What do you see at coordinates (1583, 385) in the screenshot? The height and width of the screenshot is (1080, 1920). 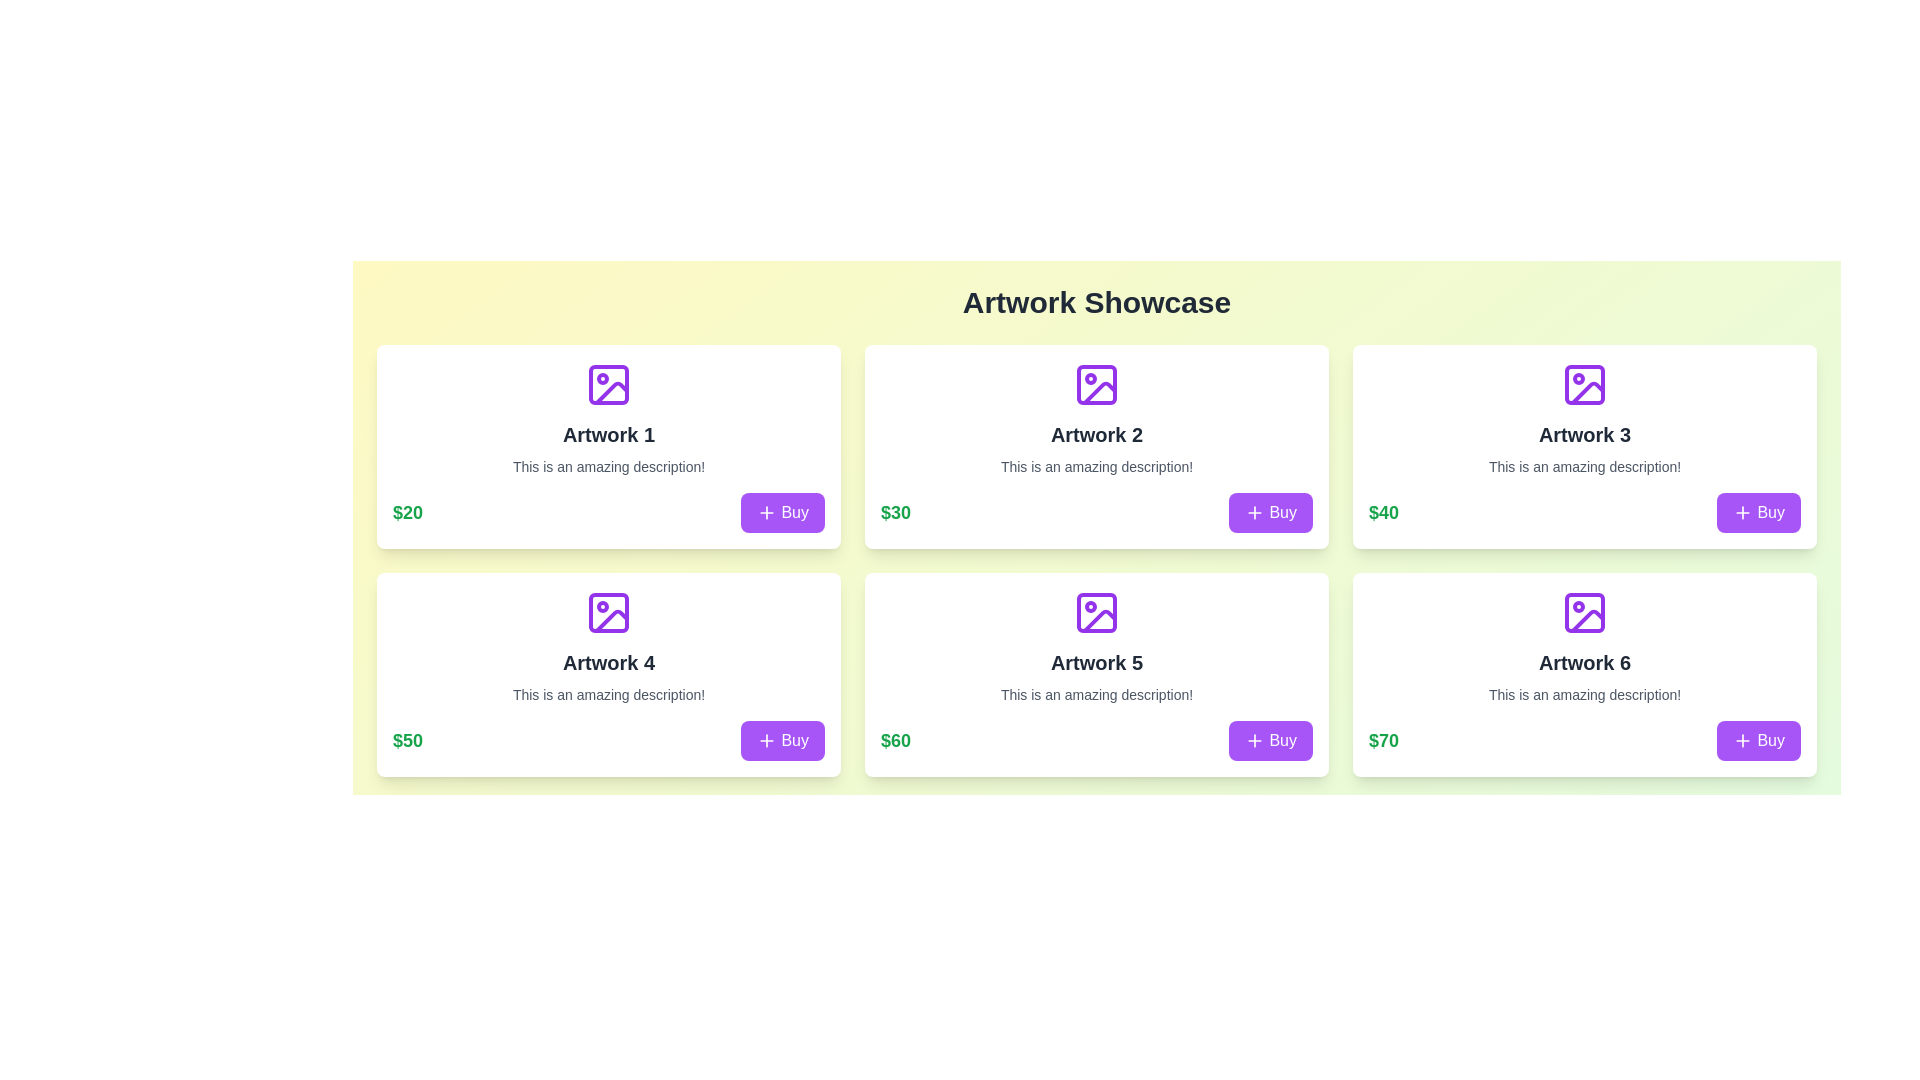 I see `the decorative or abstract representation in the image icon of 'Artwork 3' located in the top-right cell of the grid layout` at bounding box center [1583, 385].